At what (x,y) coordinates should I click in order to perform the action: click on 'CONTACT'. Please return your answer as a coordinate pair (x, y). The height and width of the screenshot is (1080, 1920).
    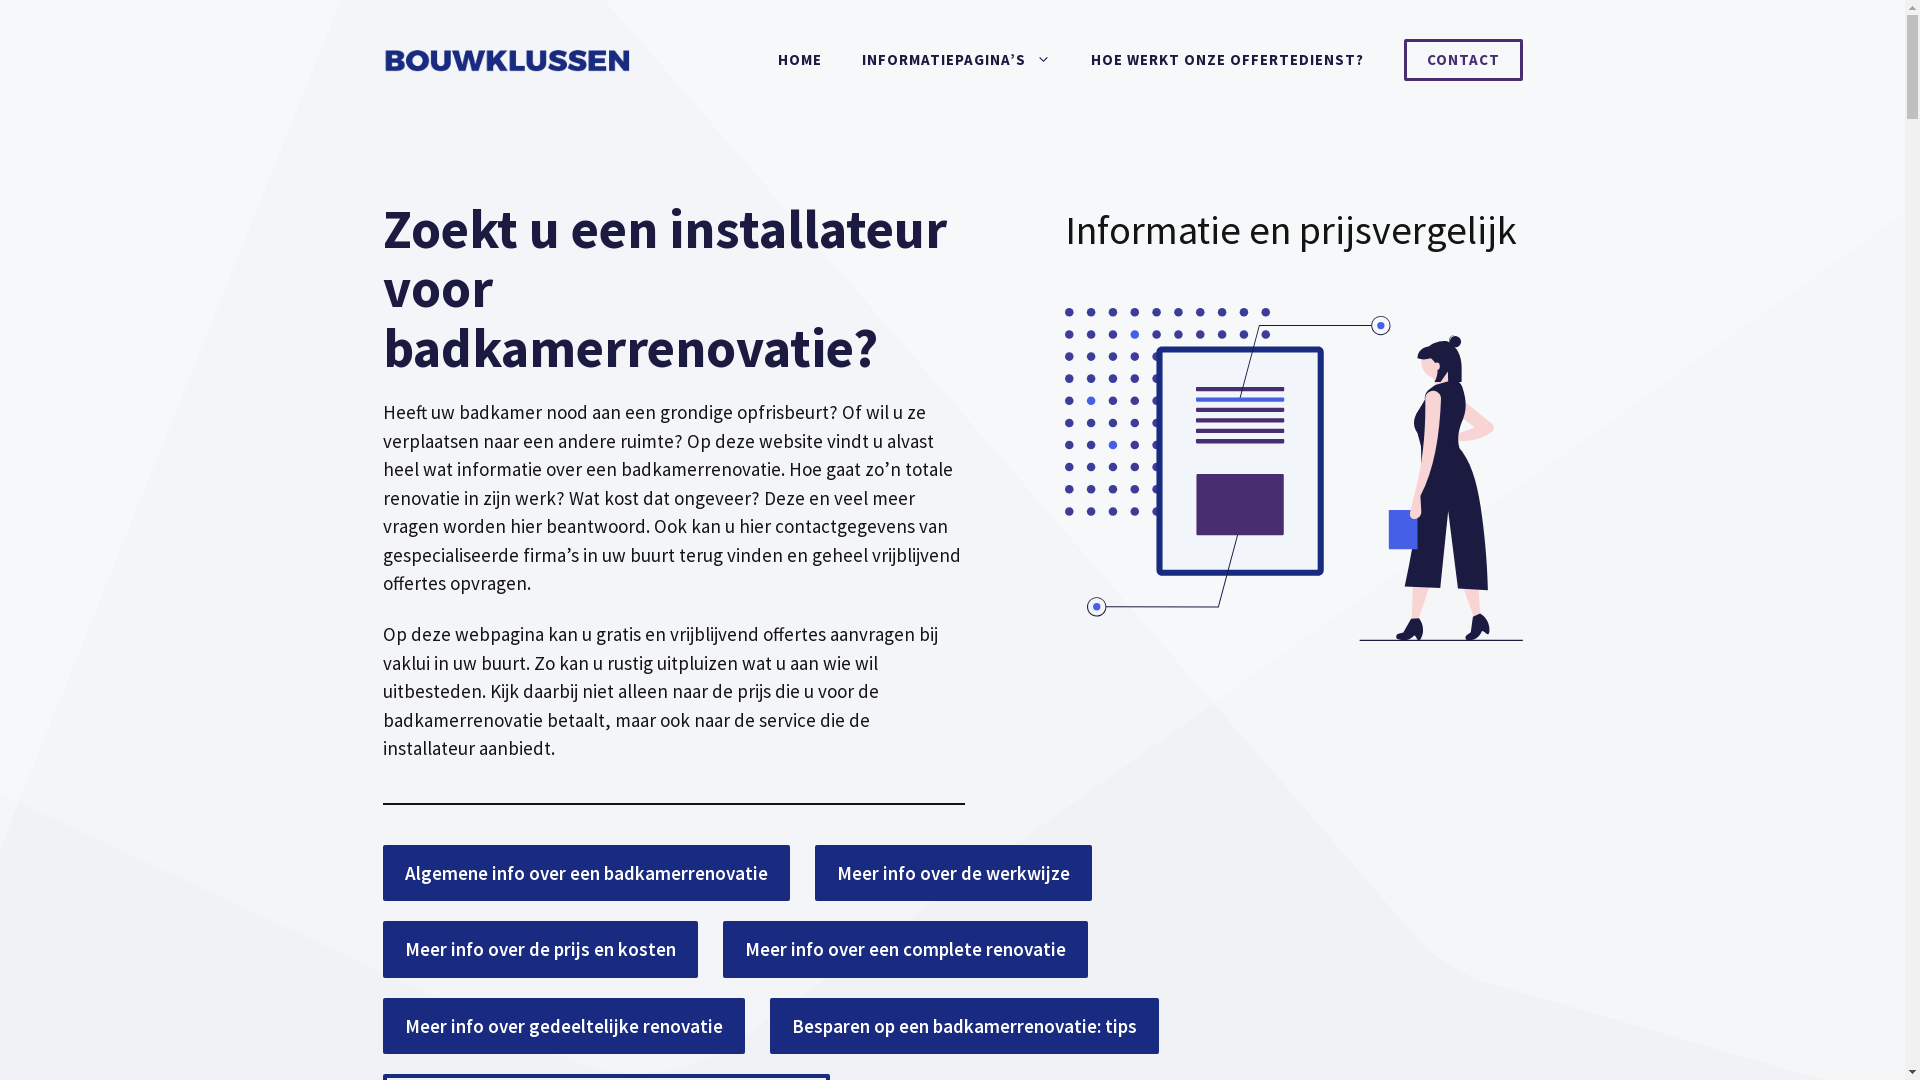
    Looking at the image, I should click on (1463, 59).